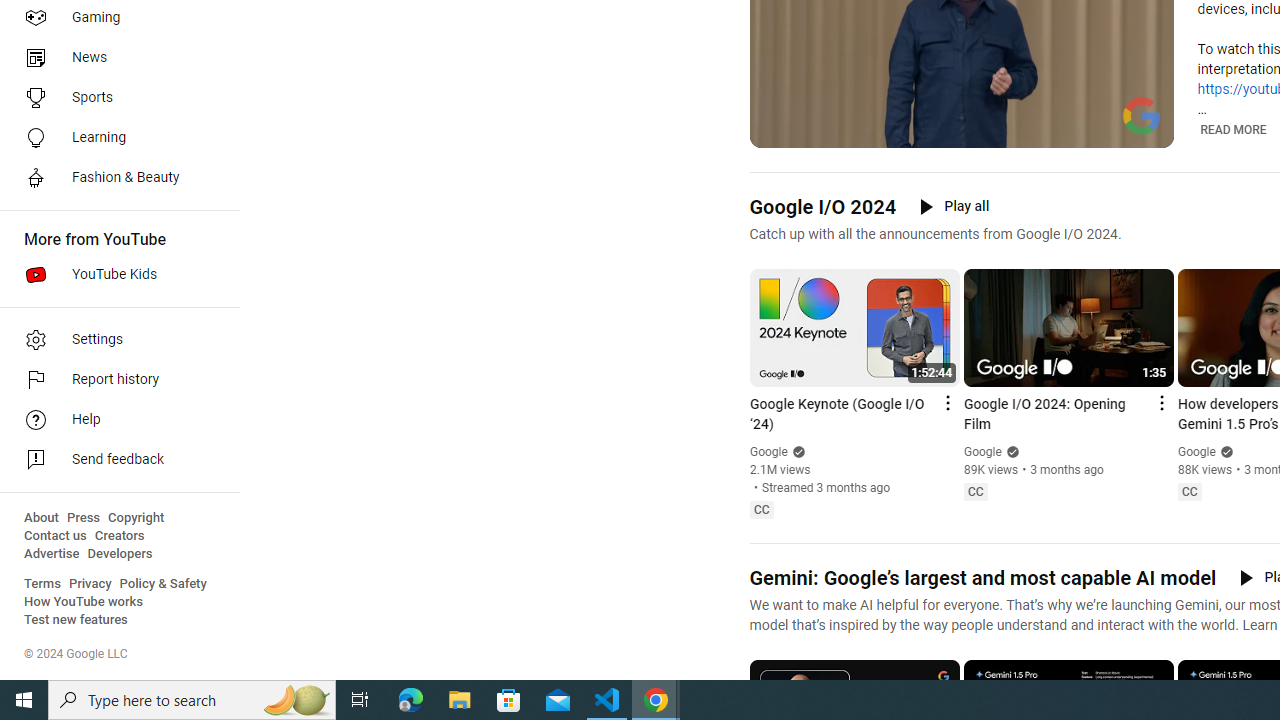  I want to click on 'Creators', so click(118, 535).